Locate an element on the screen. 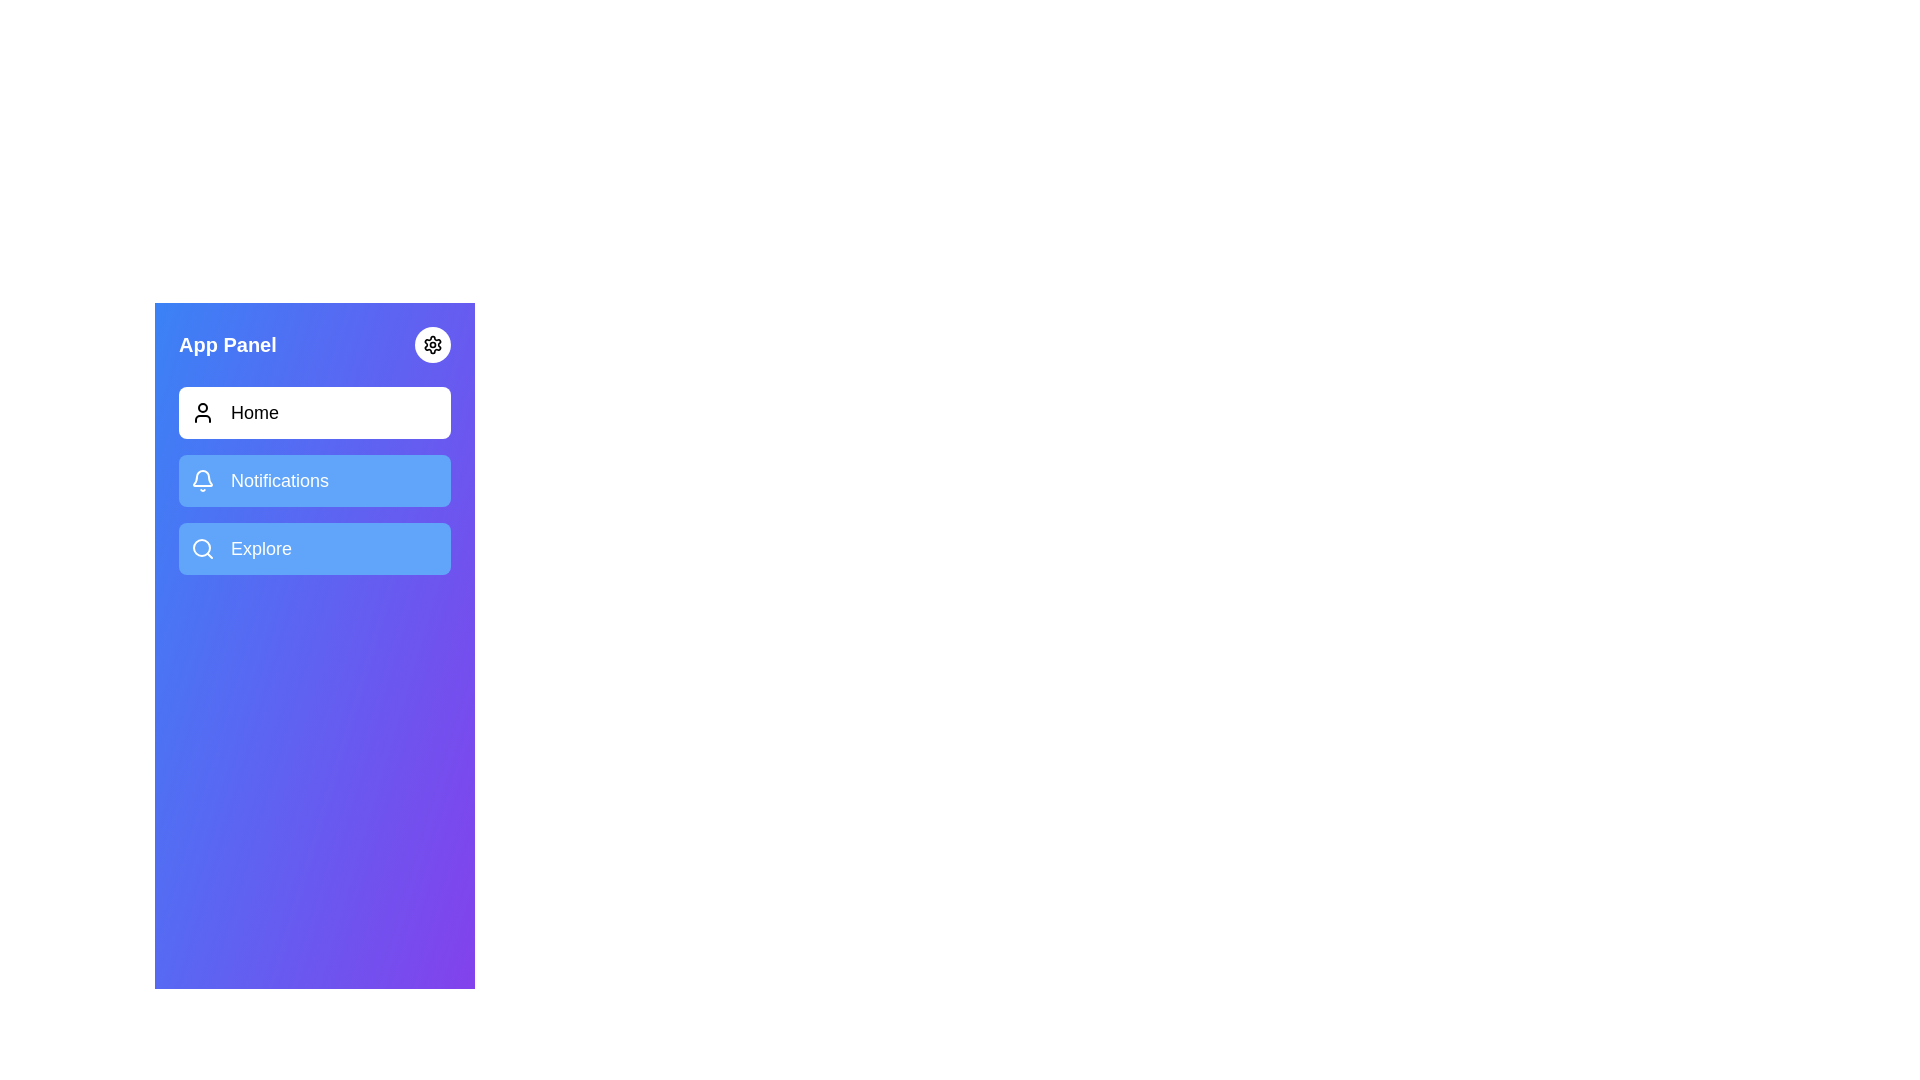  the menu item Notifications to activate and highlight it is located at coordinates (314, 481).